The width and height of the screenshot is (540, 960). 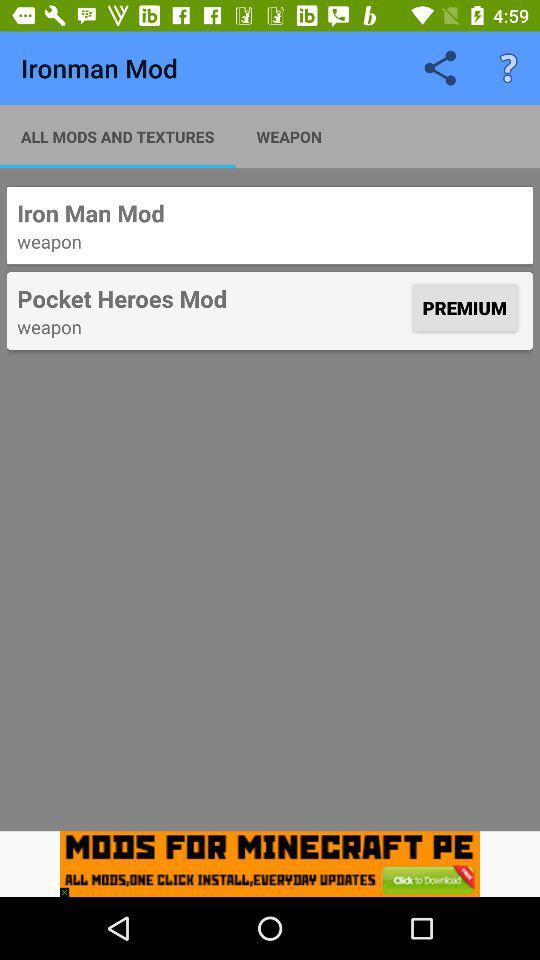 I want to click on the item to the left of the premium icon, so click(x=211, y=297).